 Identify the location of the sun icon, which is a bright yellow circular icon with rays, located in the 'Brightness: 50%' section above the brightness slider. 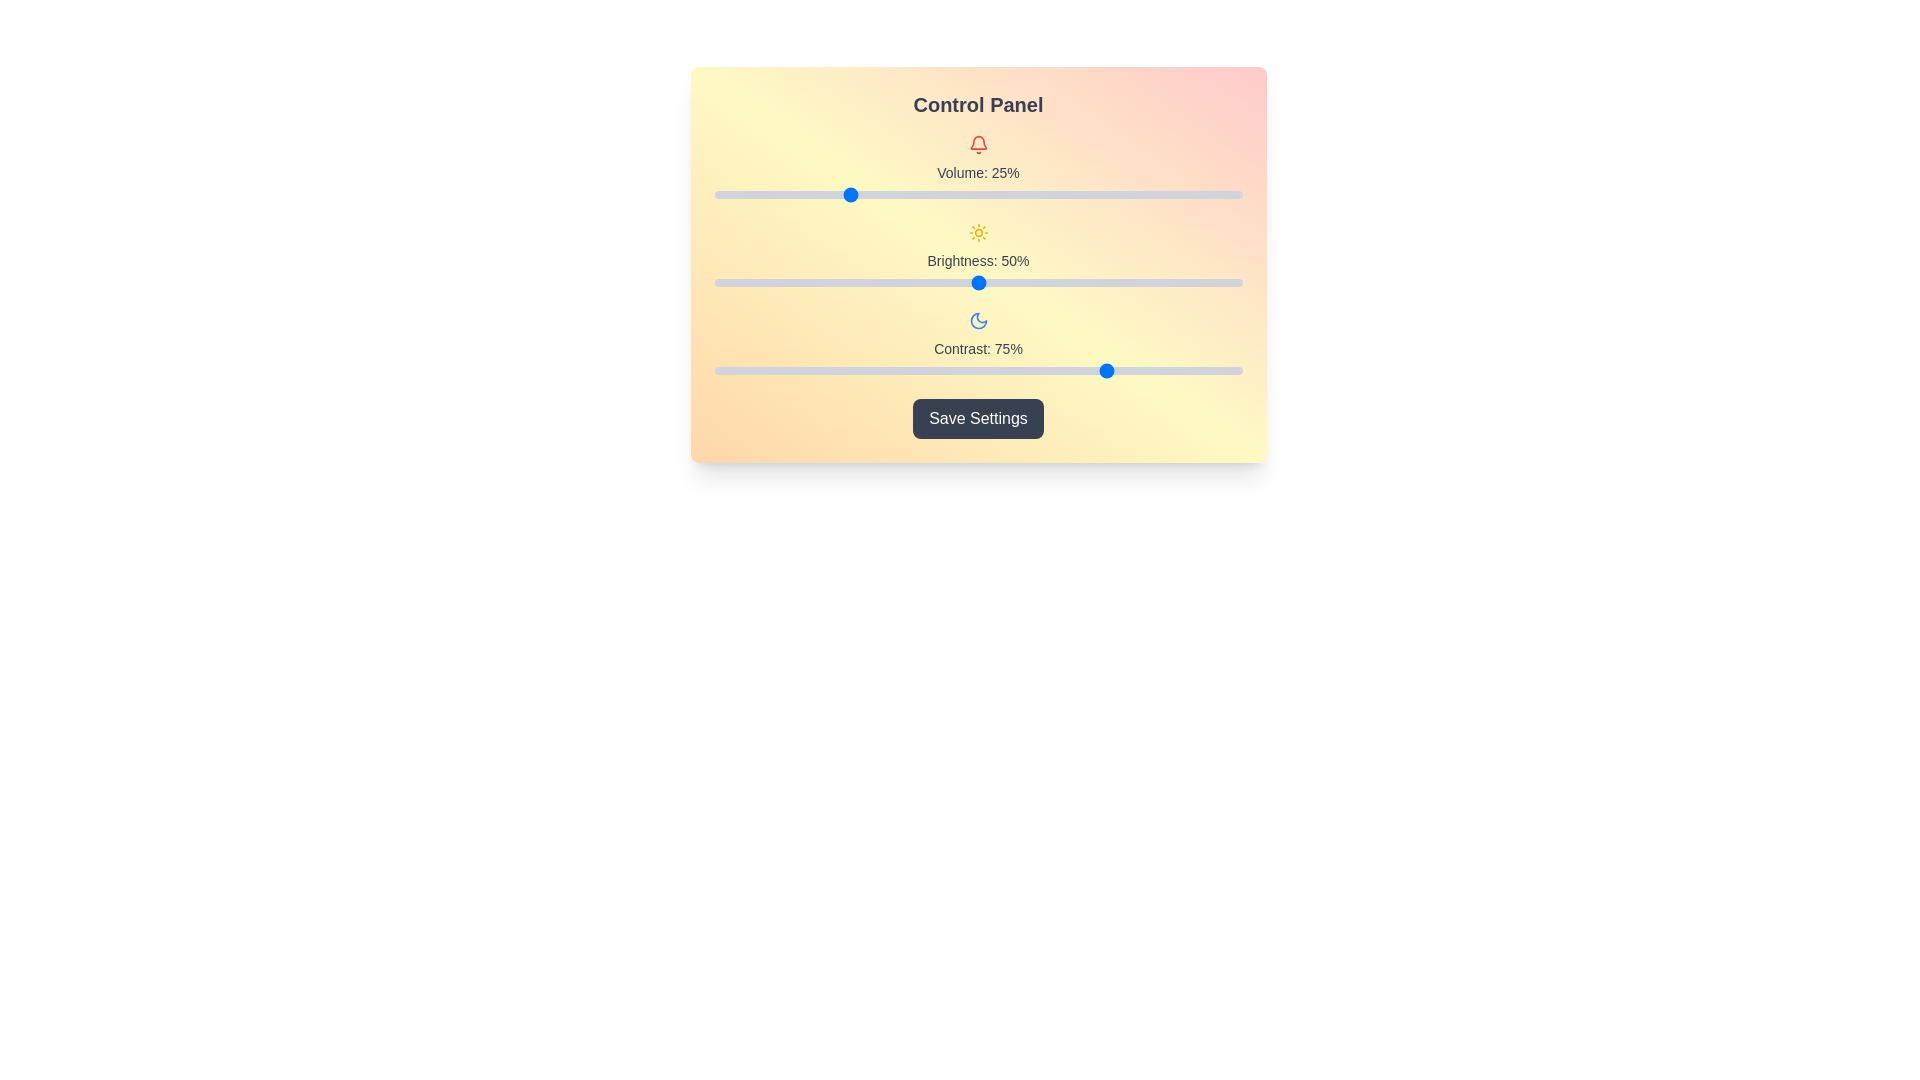
(978, 231).